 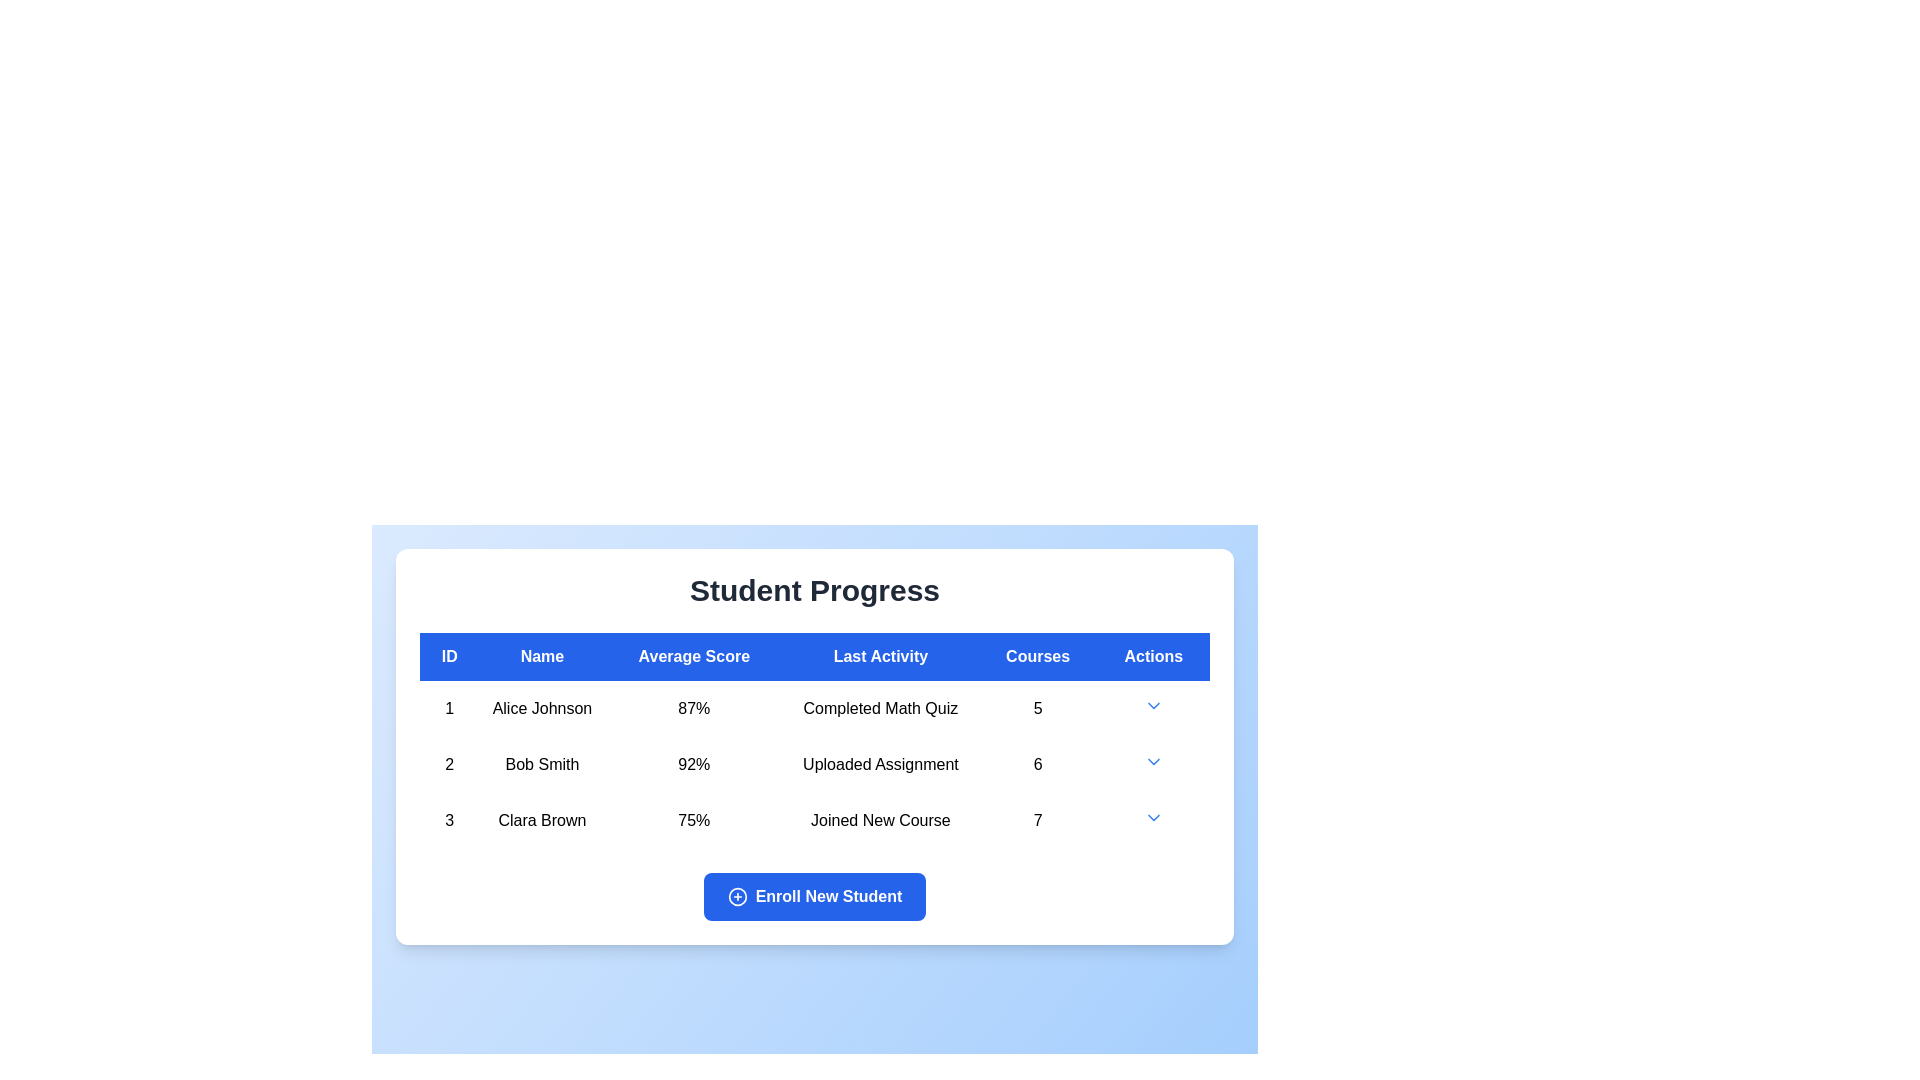 I want to click on the bold numerical text '6' in the 'Courses' column of the second row in the 'Student Progress' table, which indicates the number of uploaded assignments, so click(x=1038, y=764).